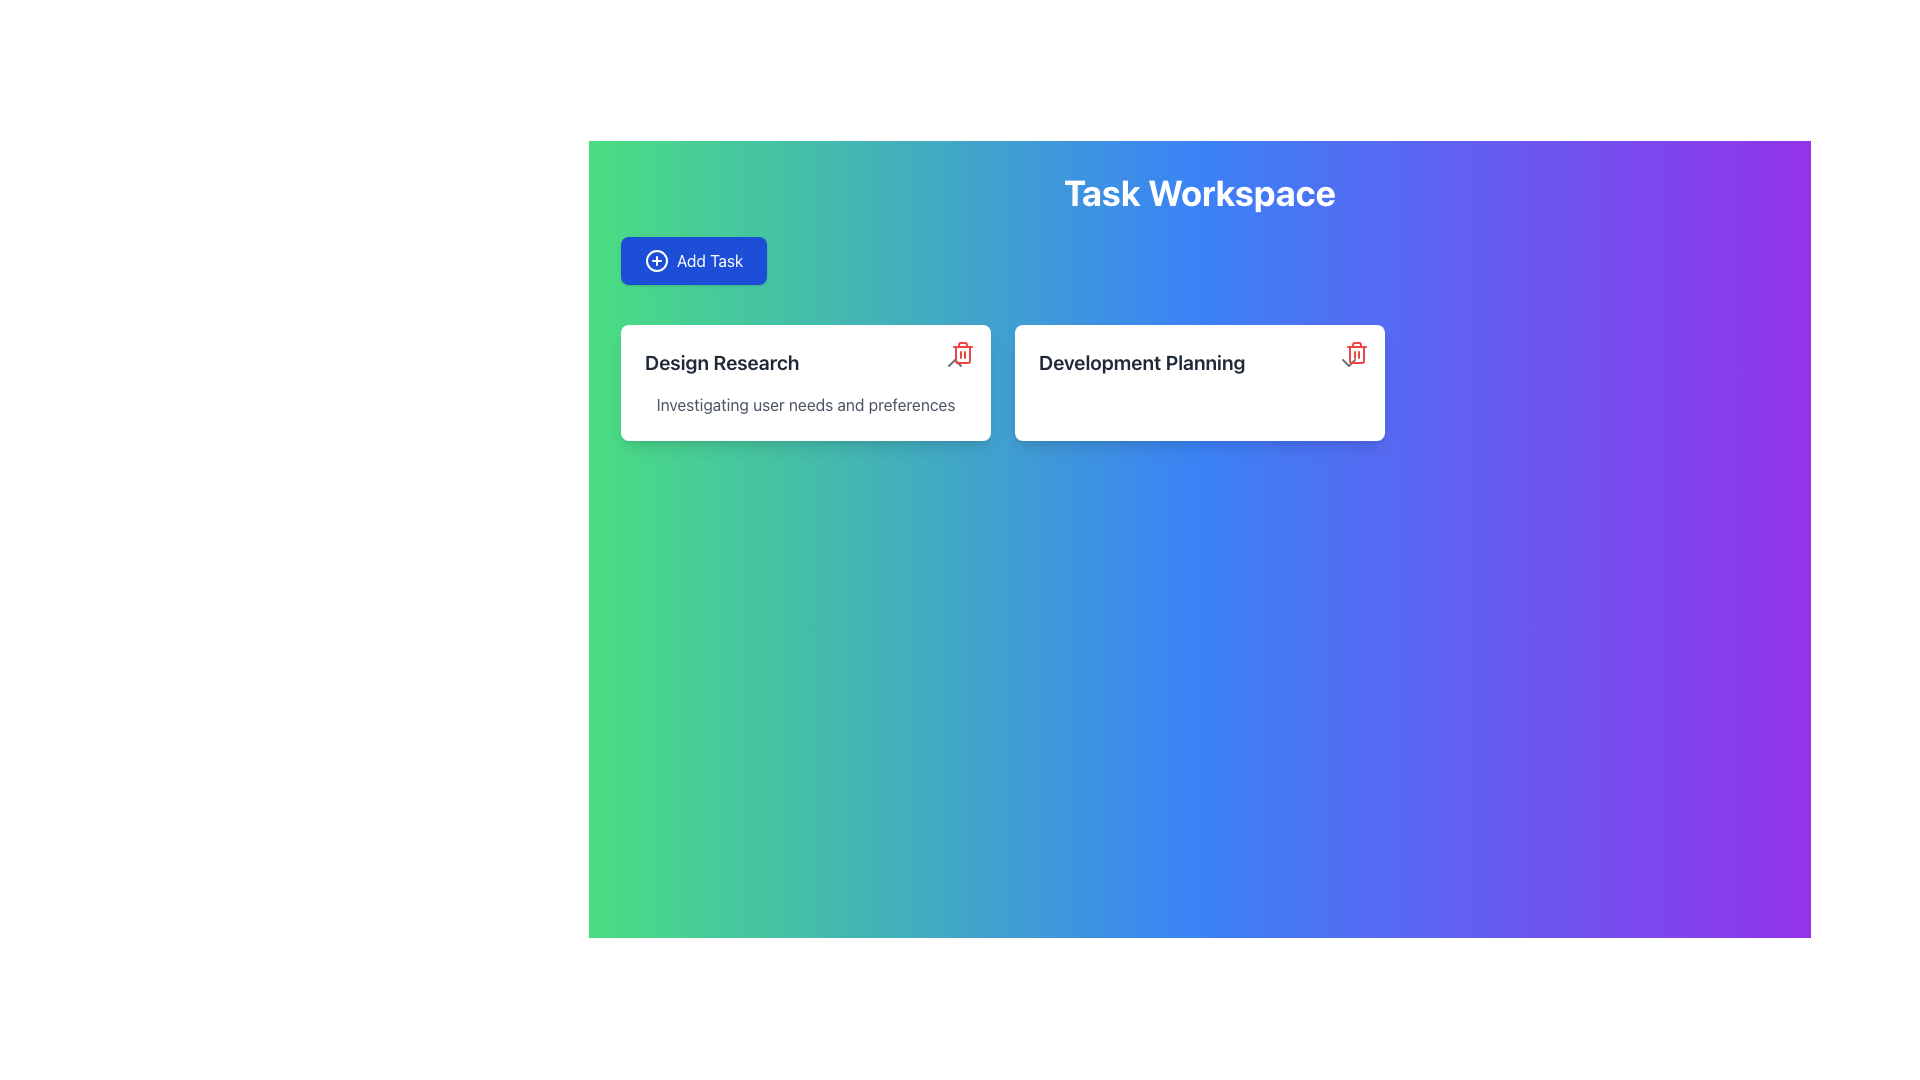 This screenshot has height=1080, width=1920. Describe the element at coordinates (721, 362) in the screenshot. I see `the 'Design Research' text label, which is styled with large and bold typography in dark gray, located at the top-left of a white card within a grid of task cards` at that location.